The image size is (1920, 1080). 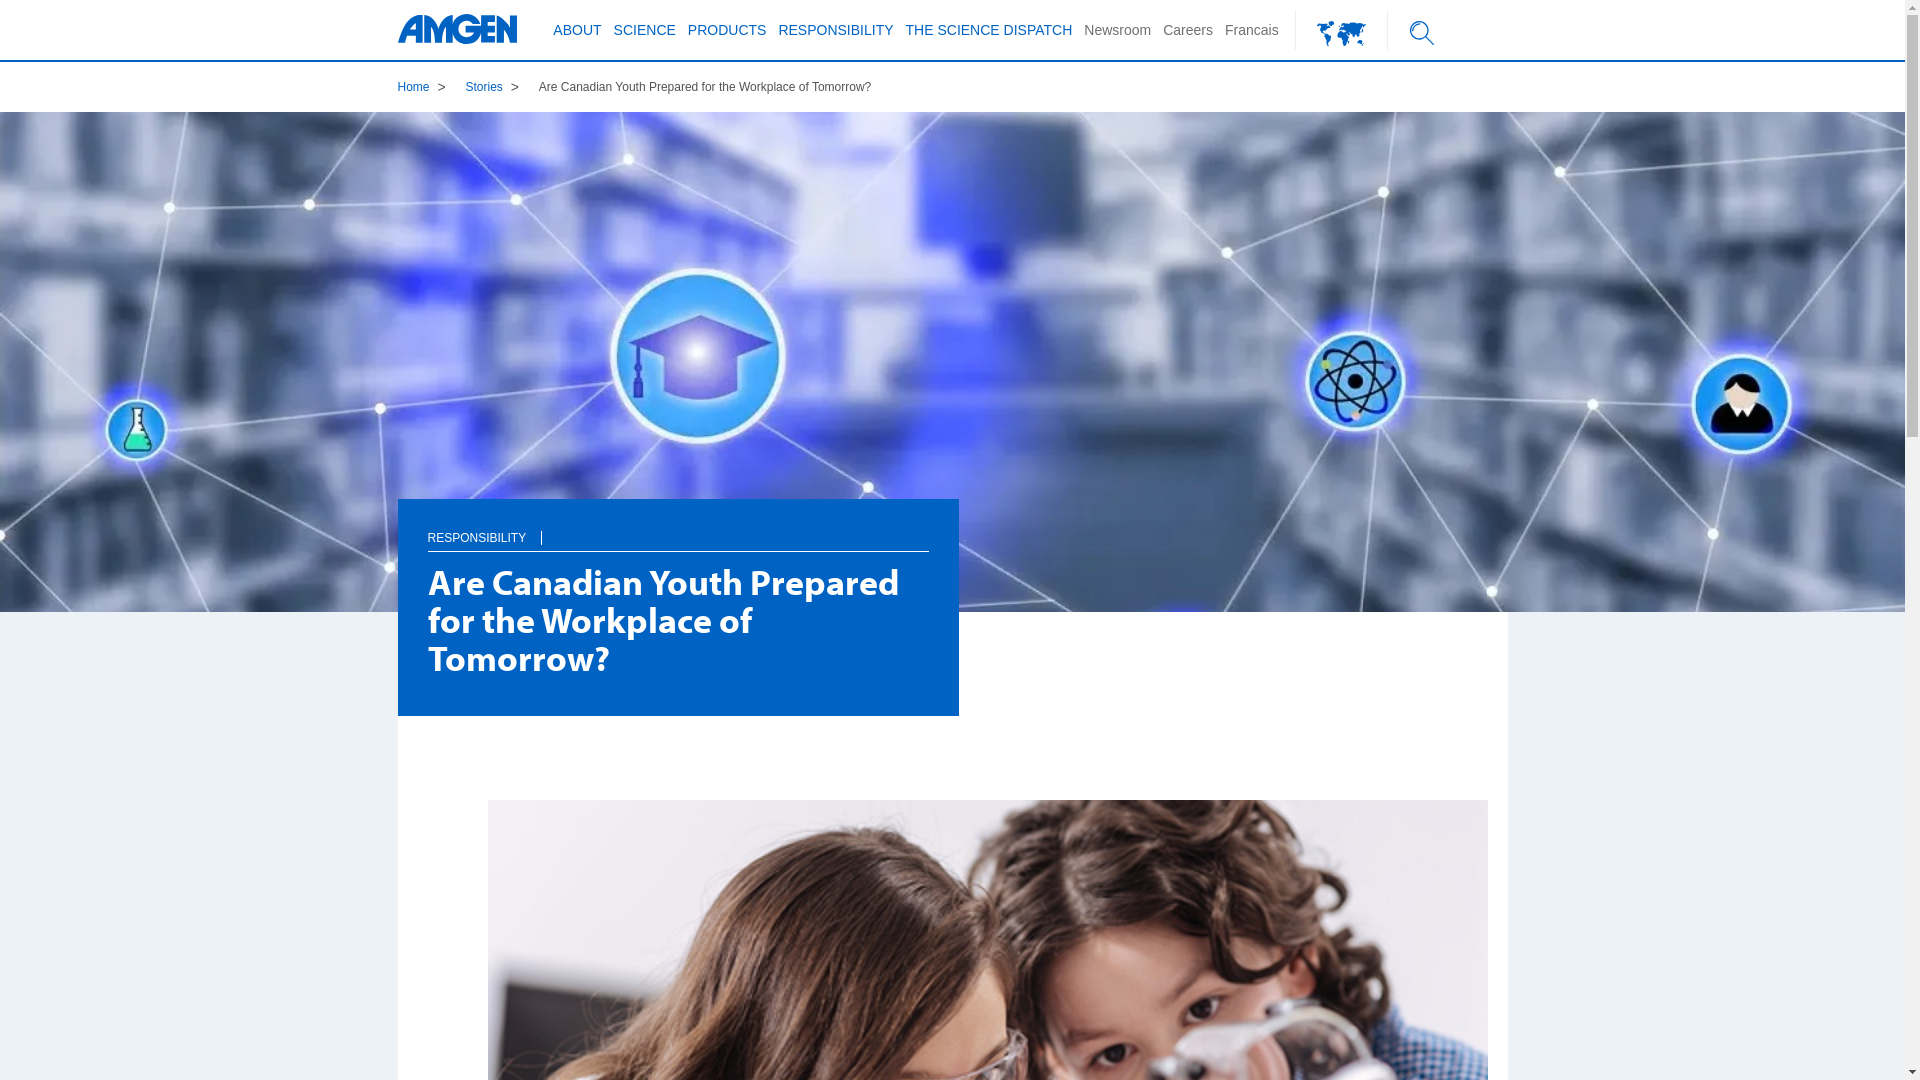 I want to click on 'RESPONSIBILITY', so click(x=476, y=536).